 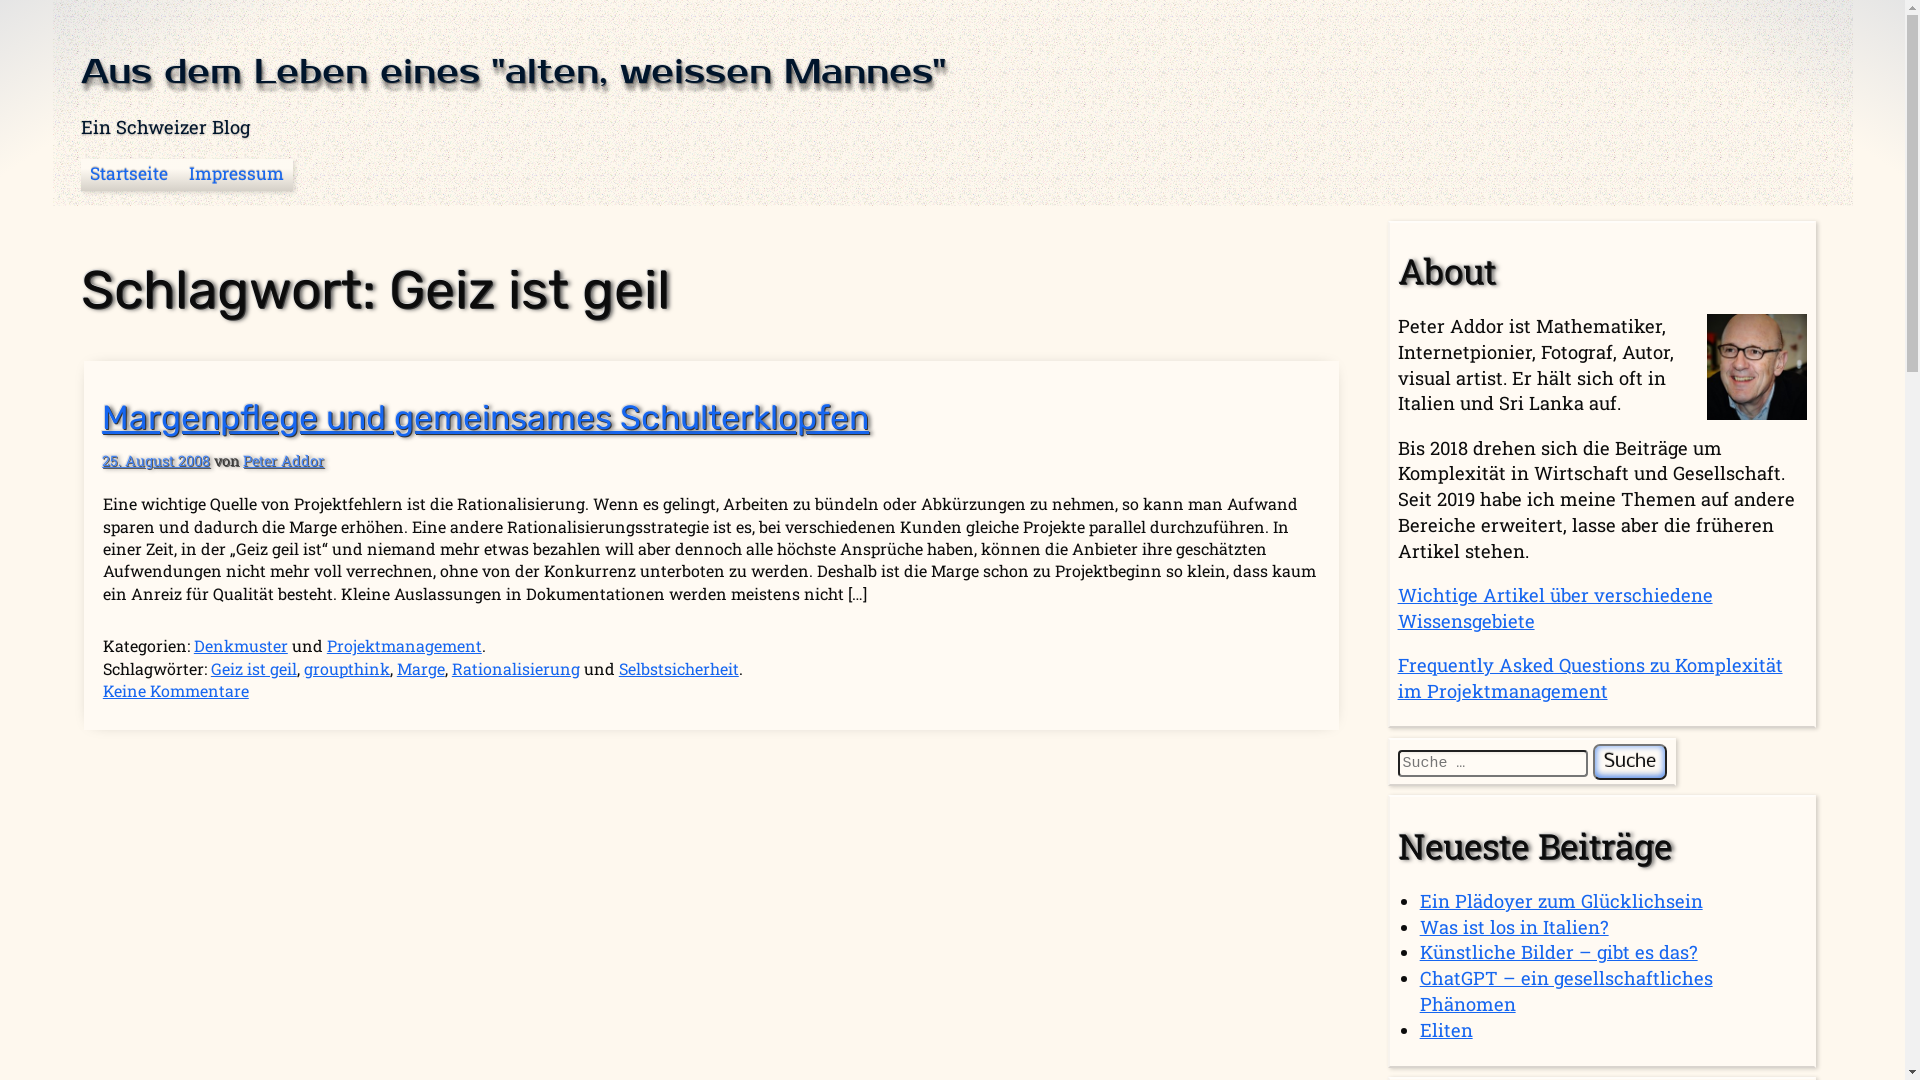 What do you see at coordinates (193, 645) in the screenshot?
I see `'Denkmuster'` at bounding box center [193, 645].